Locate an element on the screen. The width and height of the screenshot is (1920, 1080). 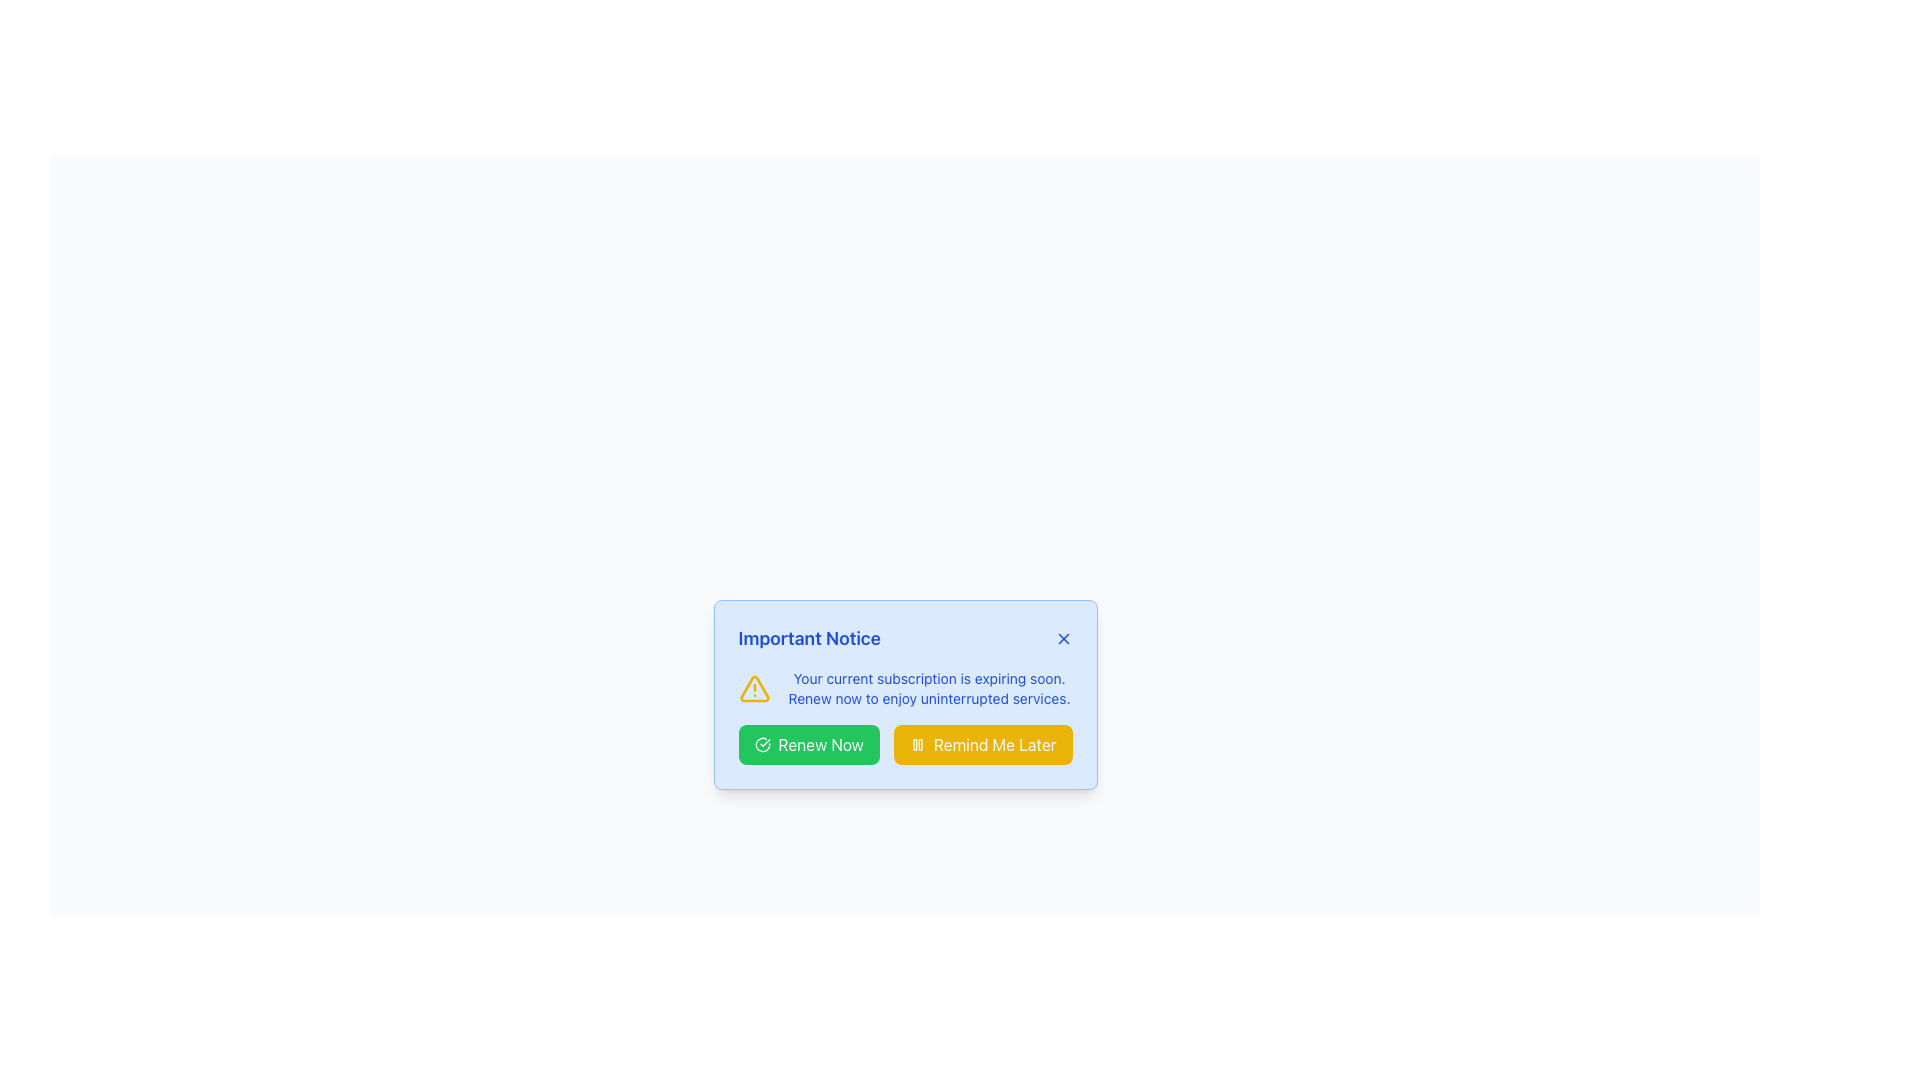
the title text label of the subscription renewal dialog box, which is positioned at the top-left and aligned with the close button at the top-right is located at coordinates (809, 639).